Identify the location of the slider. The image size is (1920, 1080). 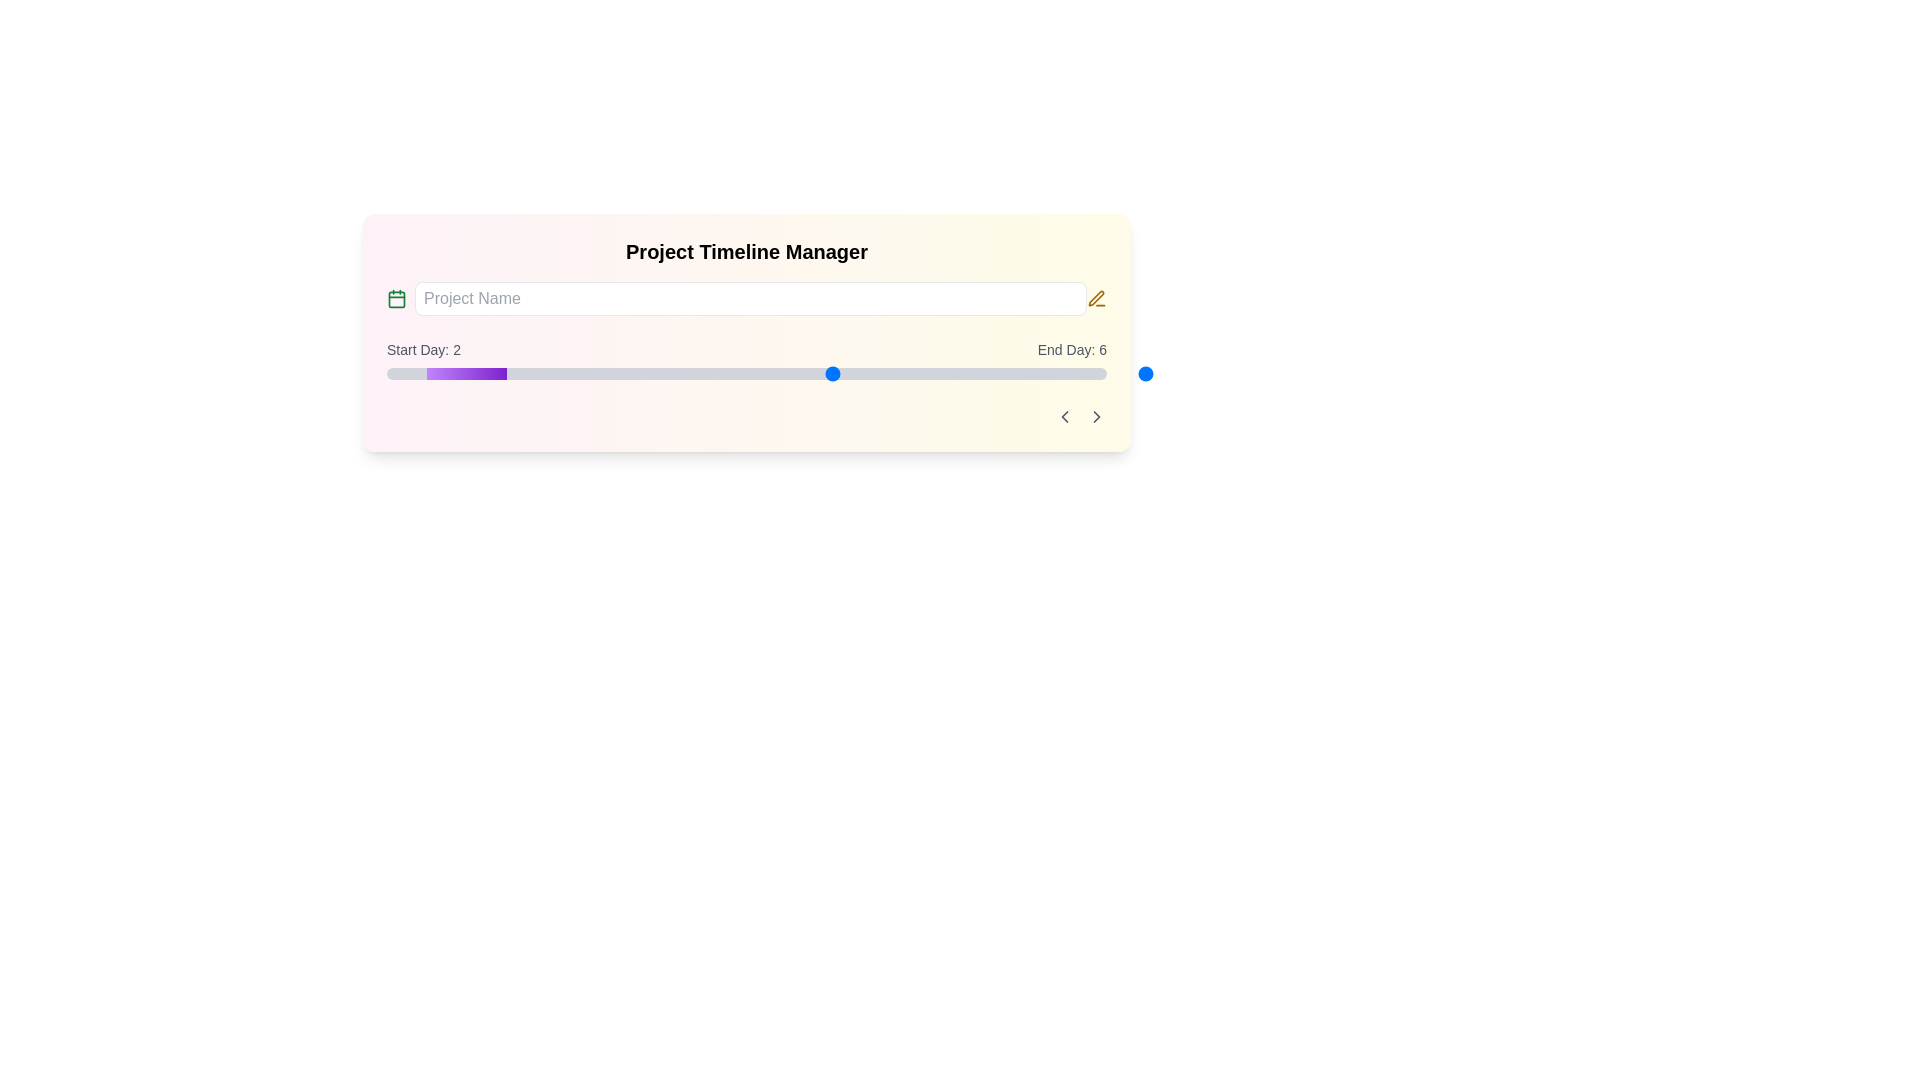
(987, 374).